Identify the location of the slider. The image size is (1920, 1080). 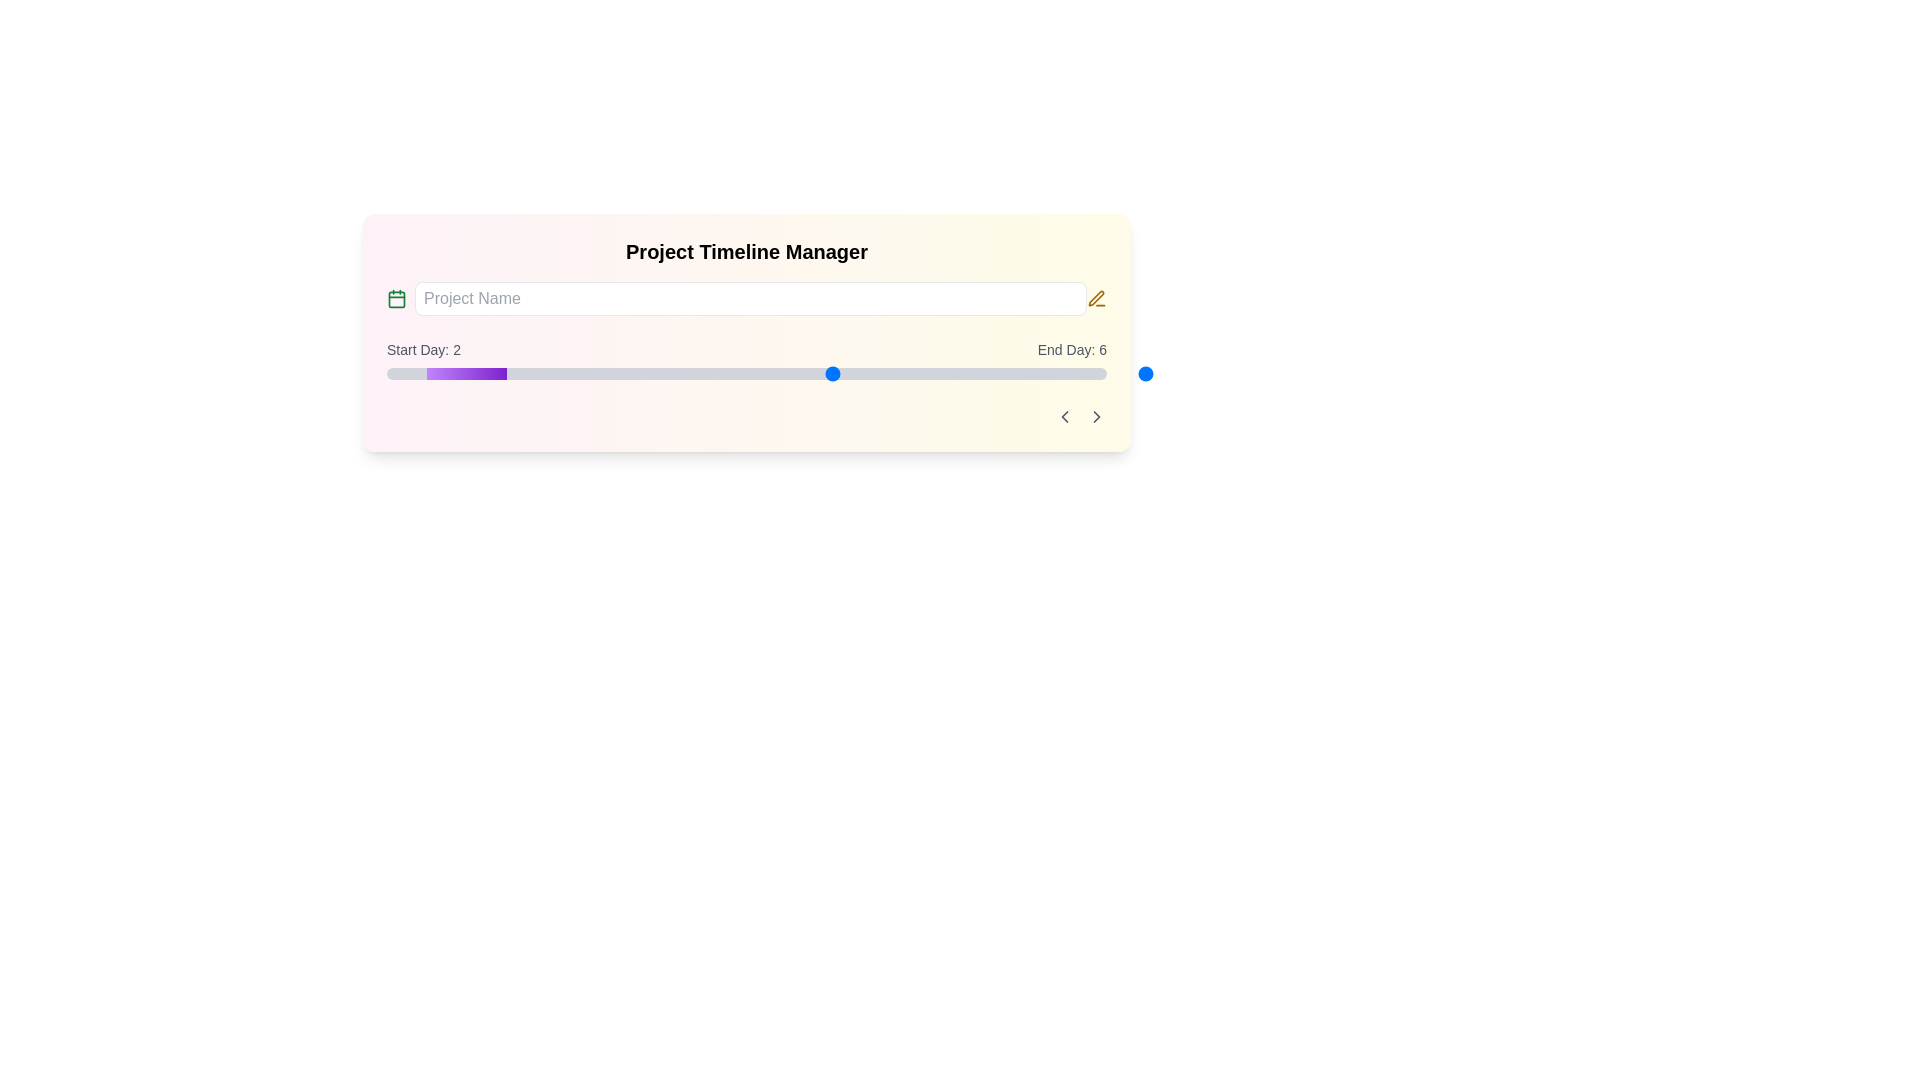
(987, 374).